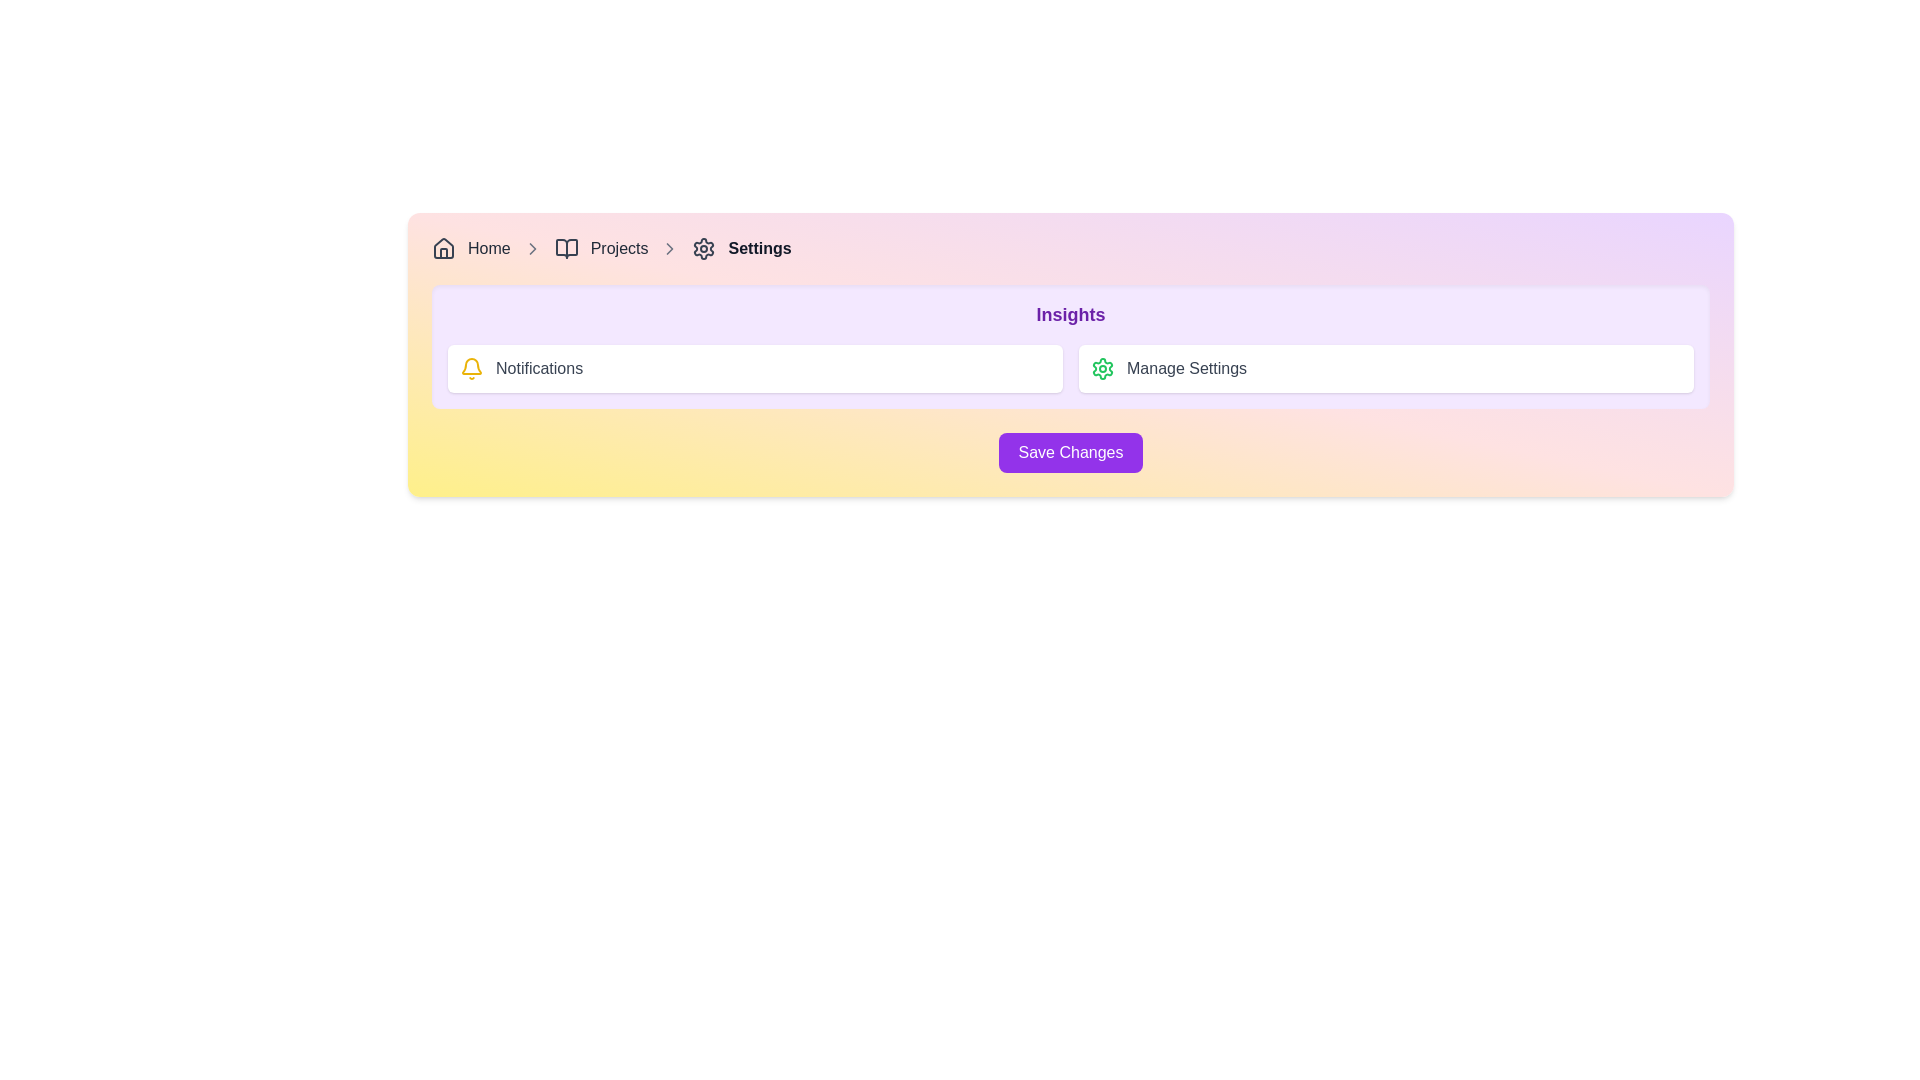 This screenshot has width=1920, height=1080. I want to click on the house icon in the breadcrumb navigation bar located at the top-left corner of the interface, so click(443, 246).